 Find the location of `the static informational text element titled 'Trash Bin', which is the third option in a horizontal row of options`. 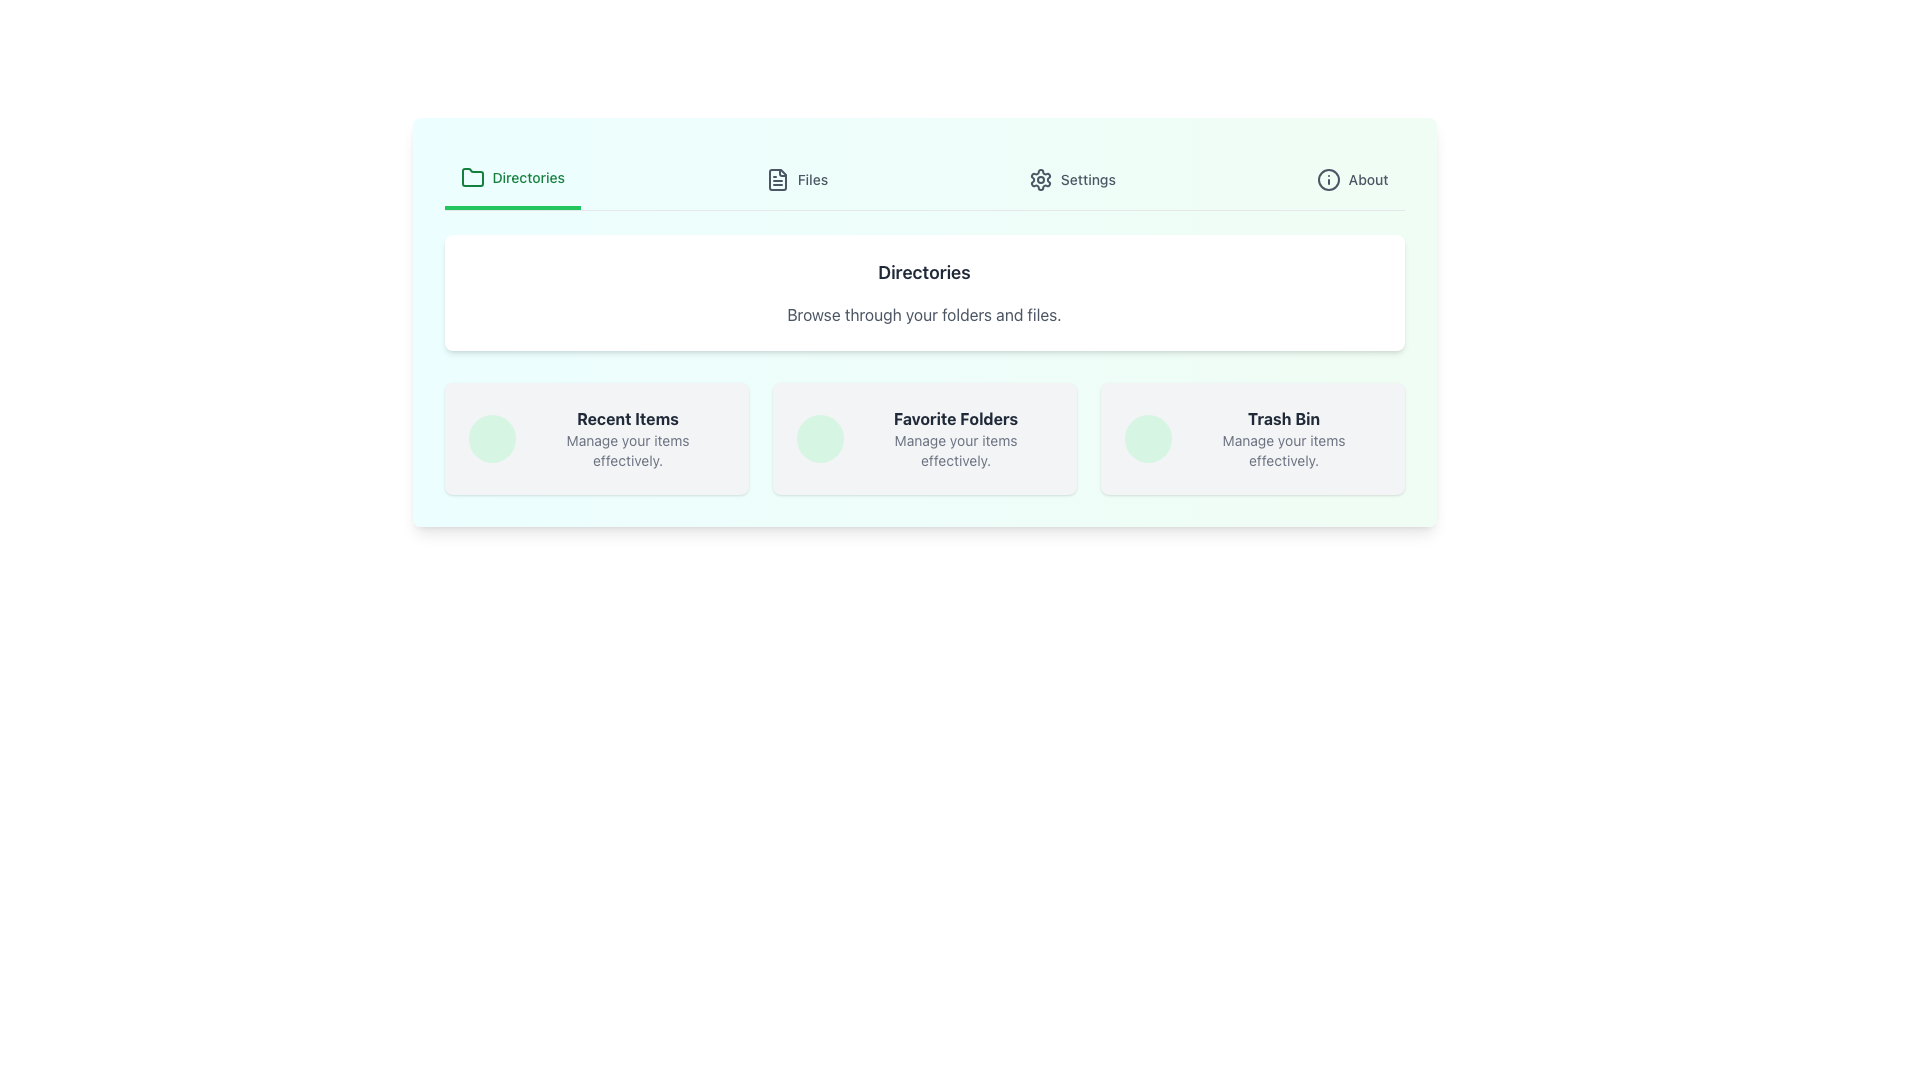

the static informational text element titled 'Trash Bin', which is the third option in a horizontal row of options is located at coordinates (1284, 438).